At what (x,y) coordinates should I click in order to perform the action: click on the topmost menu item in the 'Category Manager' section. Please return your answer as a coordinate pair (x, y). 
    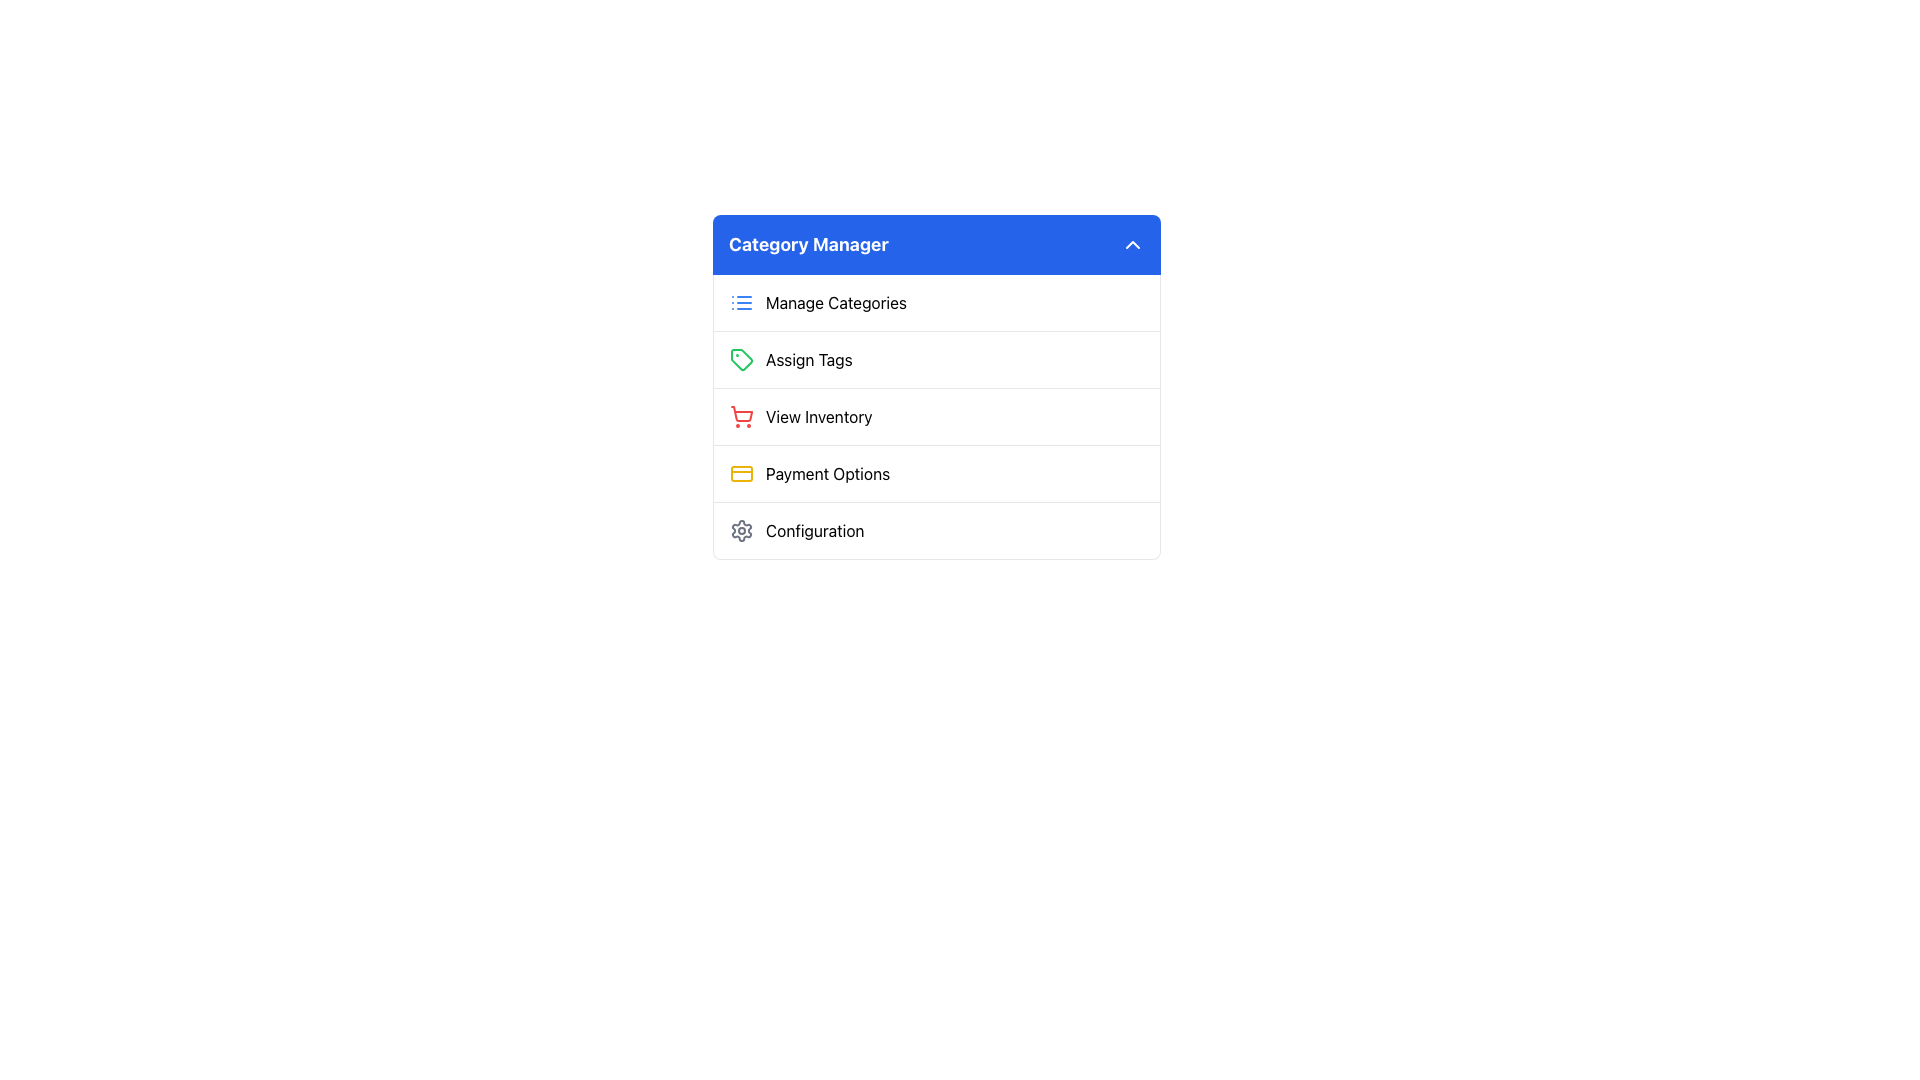
    Looking at the image, I should click on (935, 303).